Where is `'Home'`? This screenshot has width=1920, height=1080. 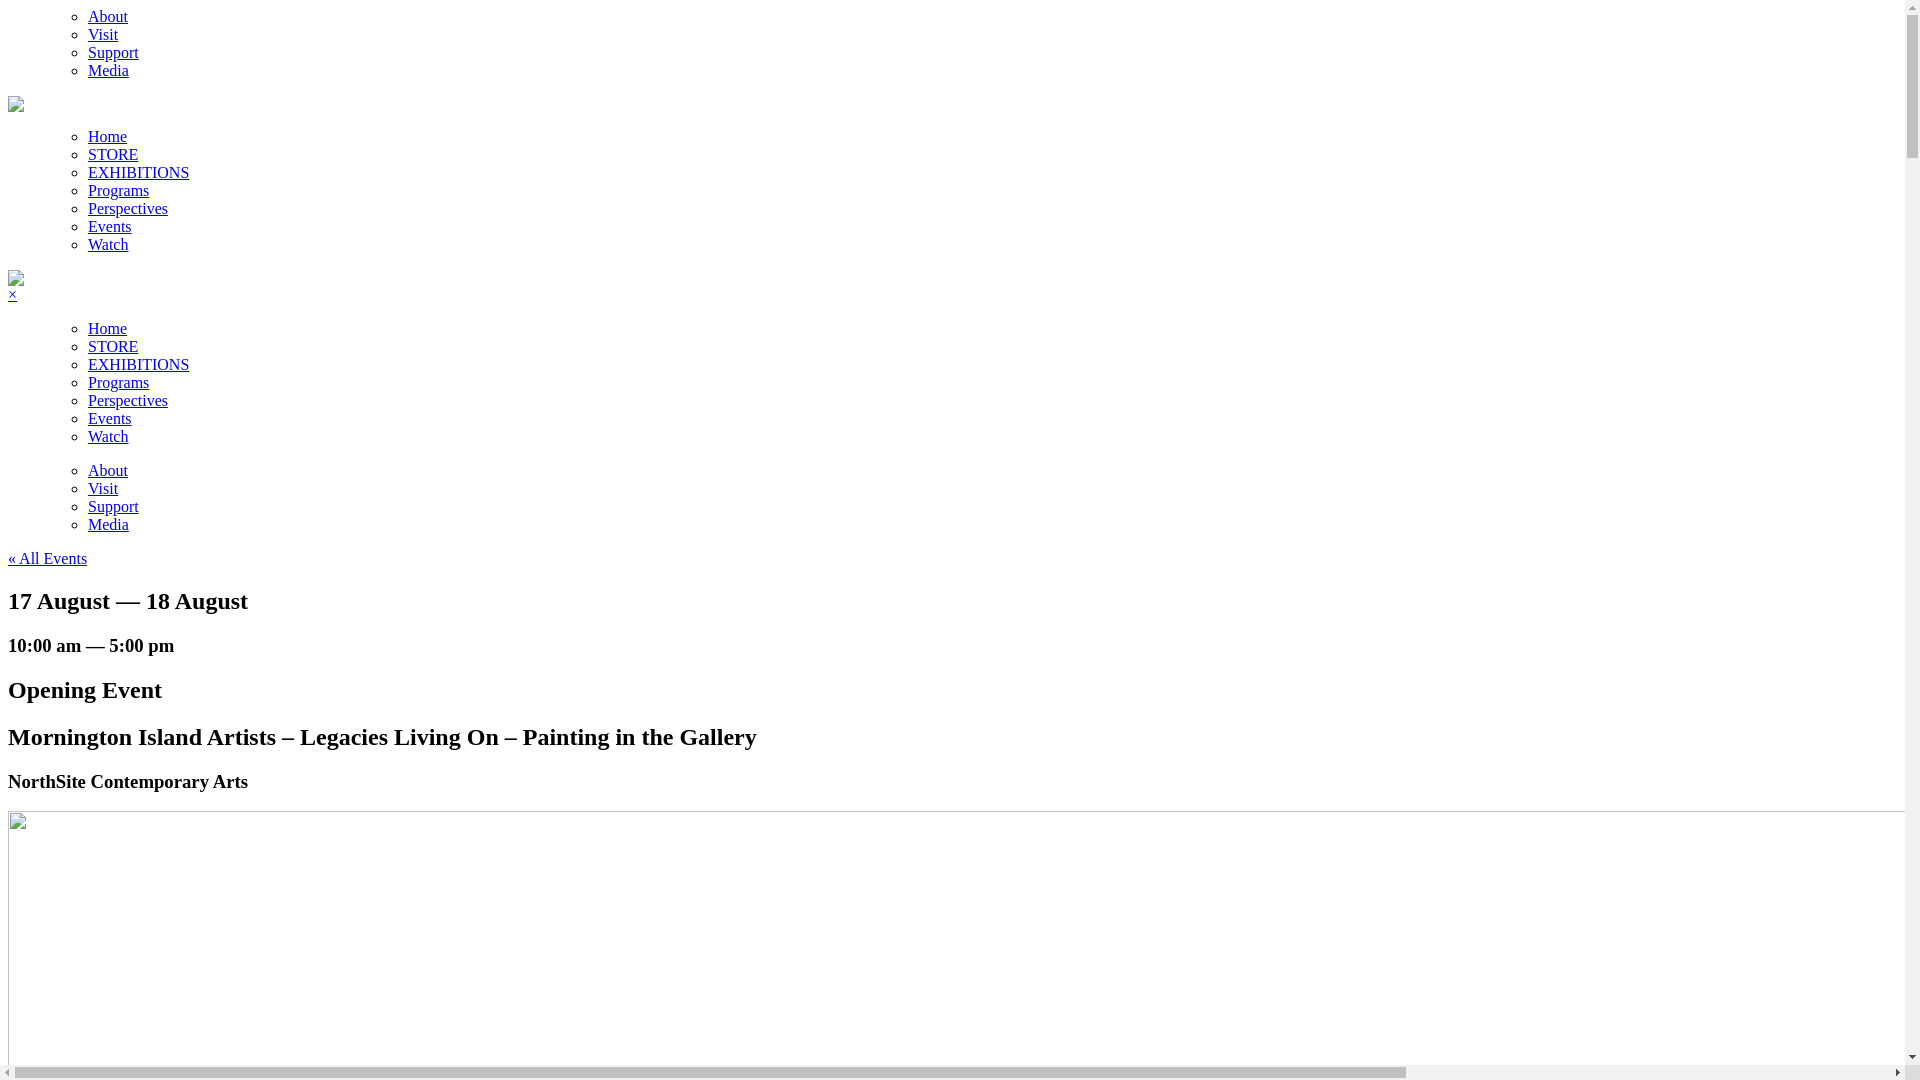 'Home' is located at coordinates (106, 327).